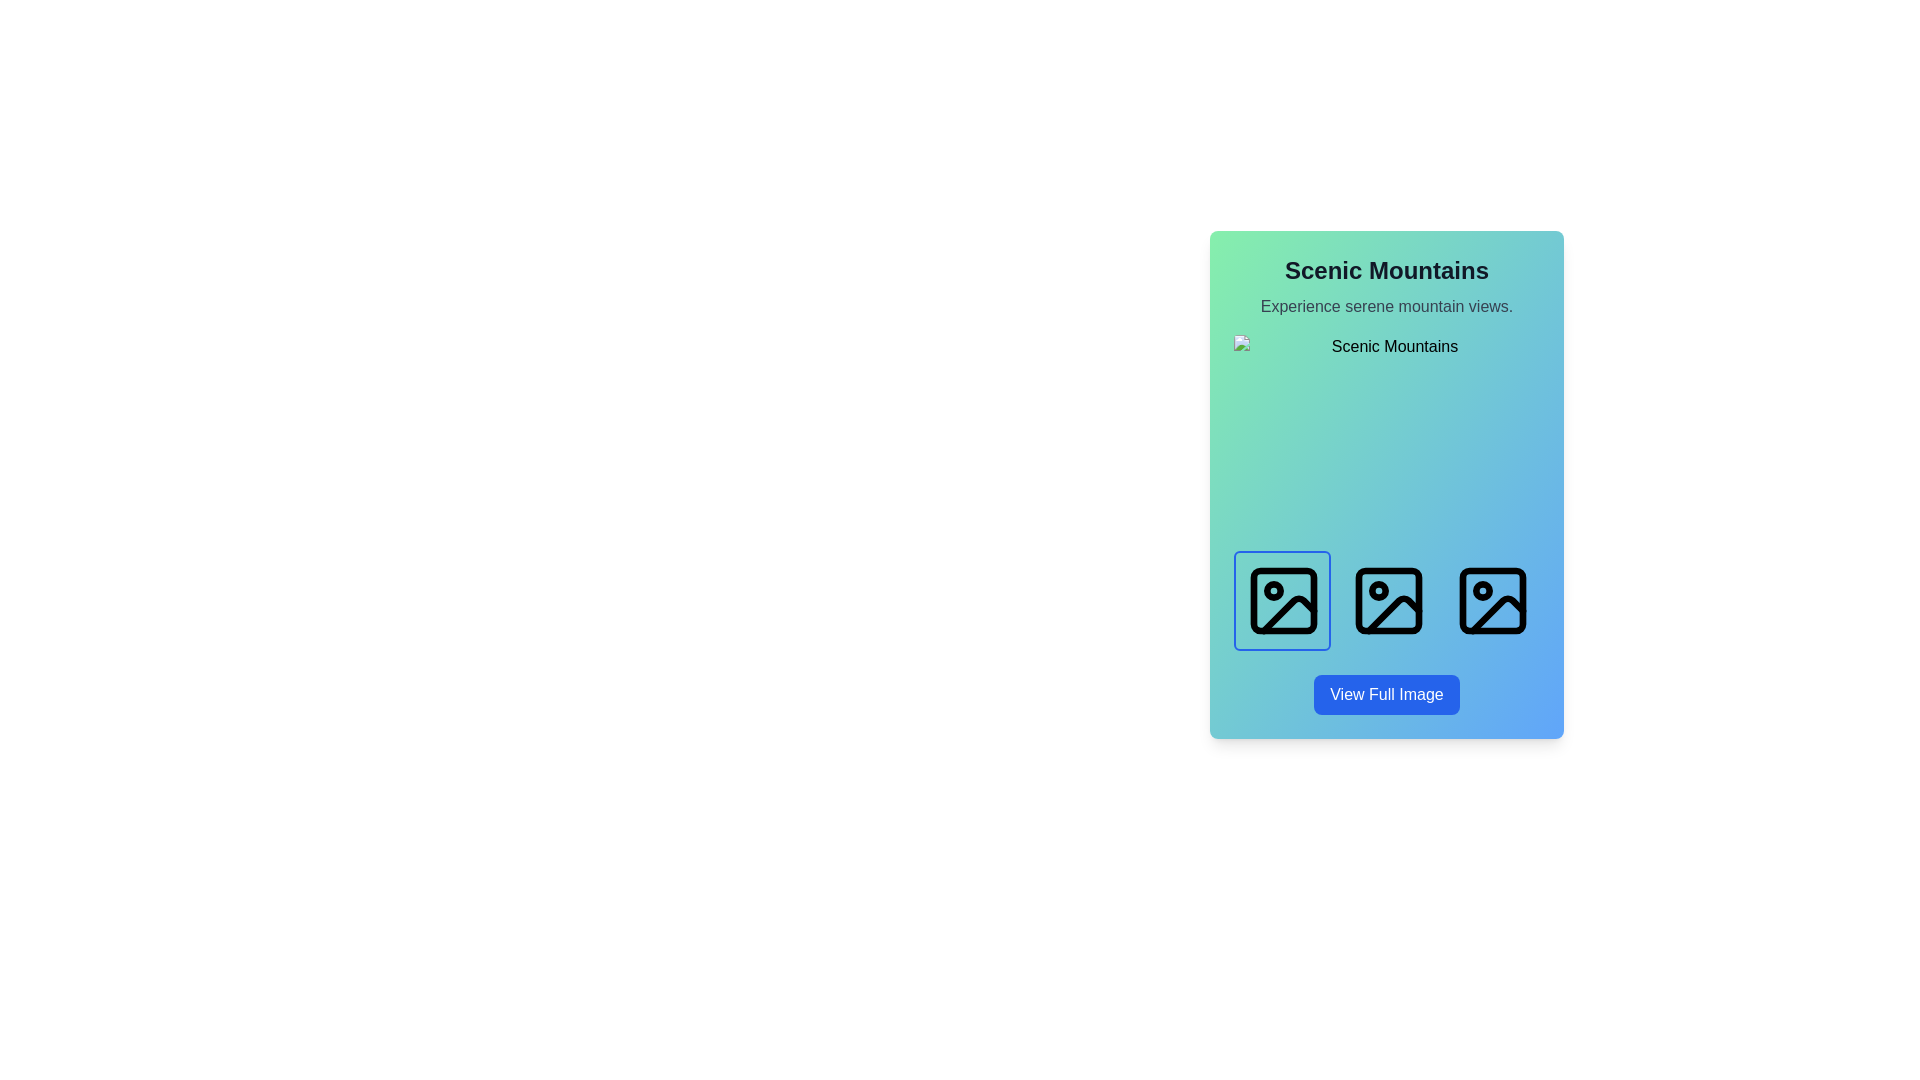 This screenshot has height=1080, width=1920. I want to click on the 'Scenic Mountains' text block header, which features a large, bold font in dark gray, and the subheading 'Experience serene mountain views.' in smaller, subdued gray font, positioned at the top center of its card-like UI component, so click(1386, 286).